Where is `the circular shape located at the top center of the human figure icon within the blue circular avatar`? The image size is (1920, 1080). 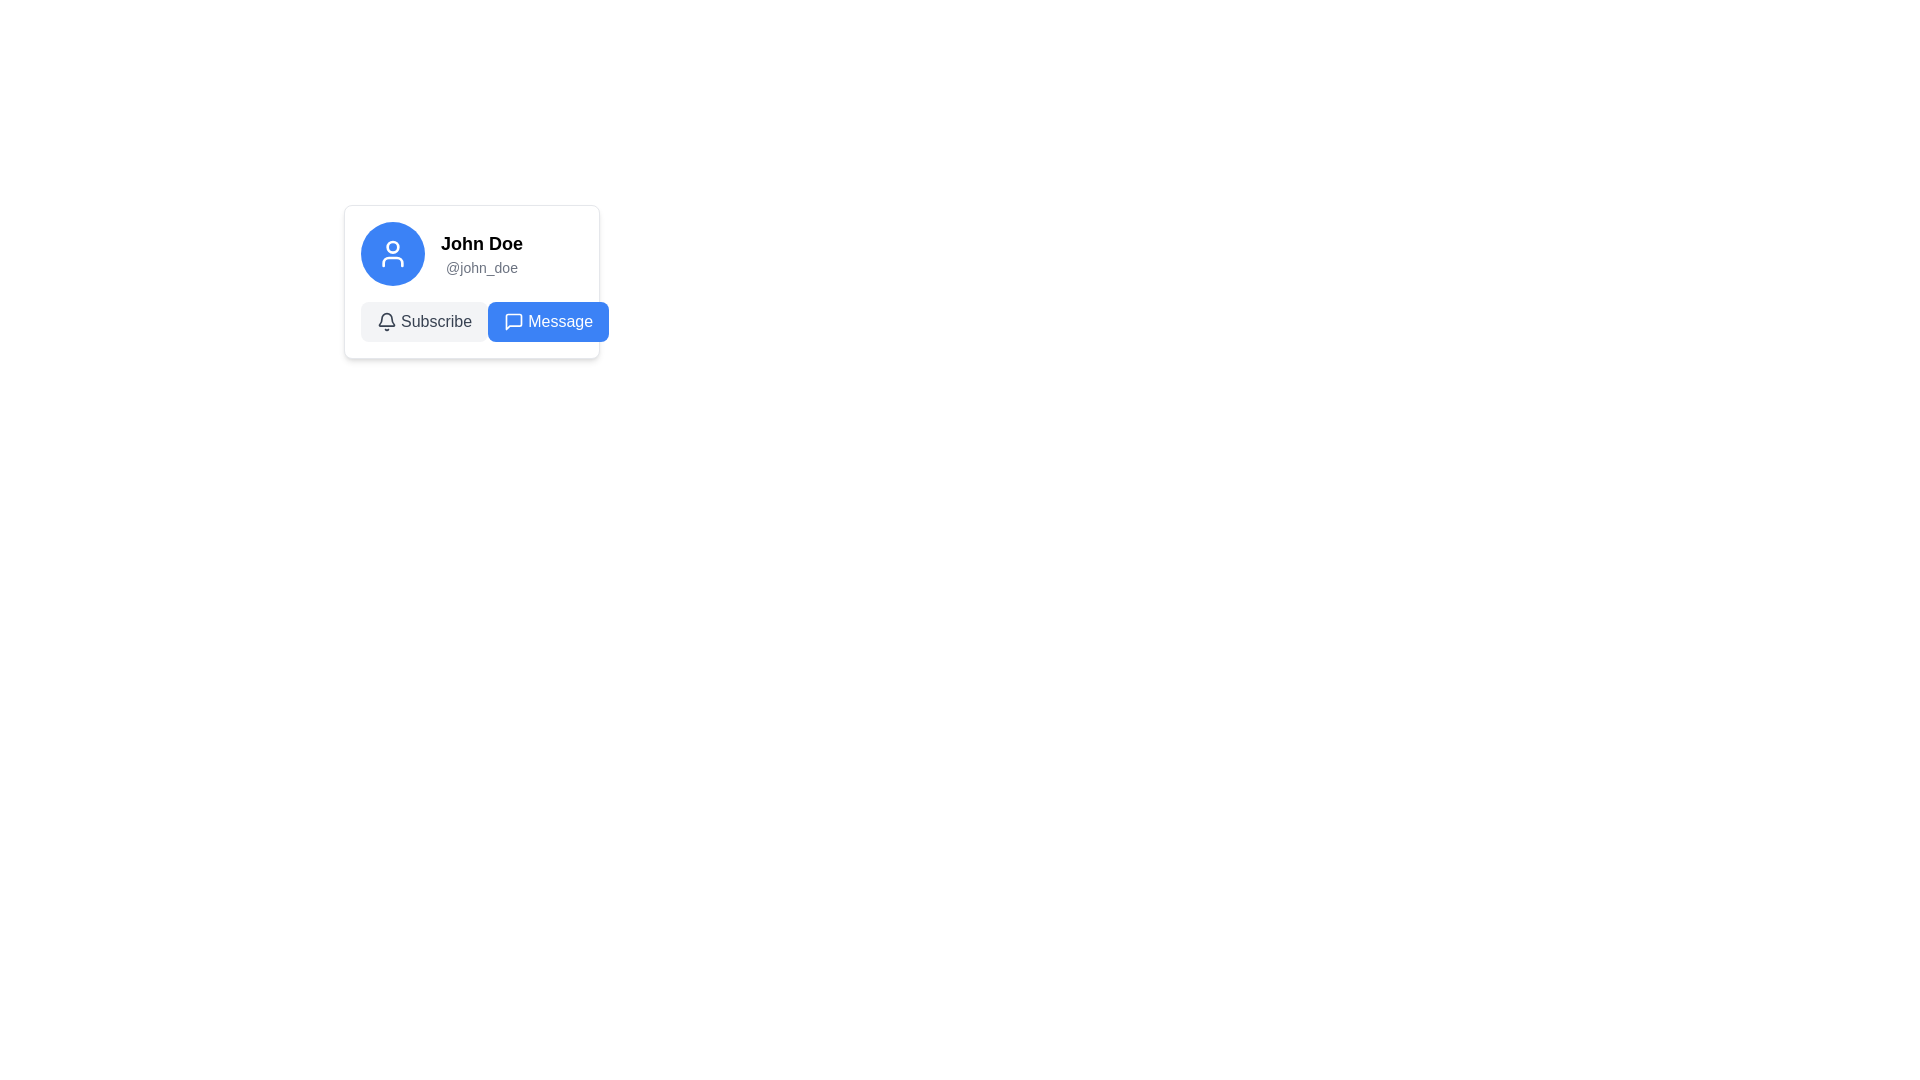 the circular shape located at the top center of the human figure icon within the blue circular avatar is located at coordinates (393, 245).